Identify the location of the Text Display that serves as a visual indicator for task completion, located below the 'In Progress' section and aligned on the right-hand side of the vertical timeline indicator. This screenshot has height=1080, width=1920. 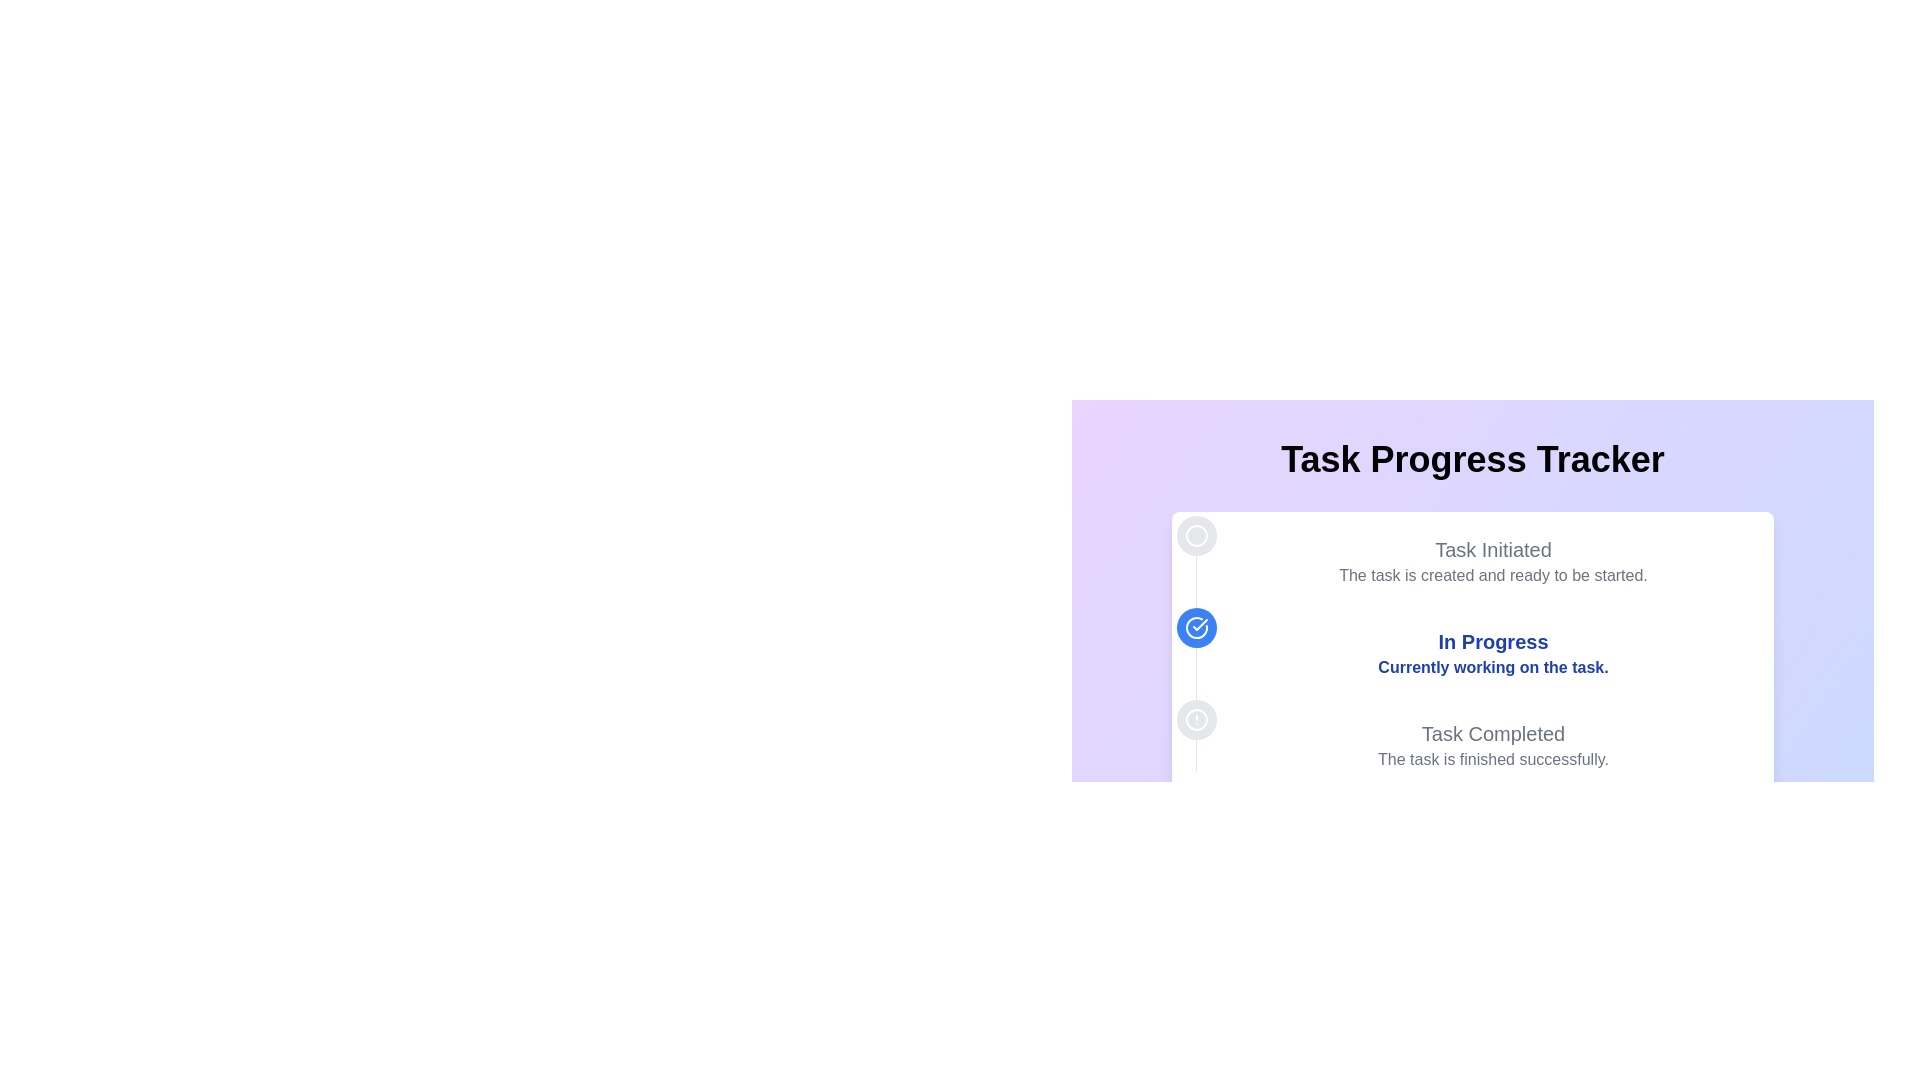
(1473, 745).